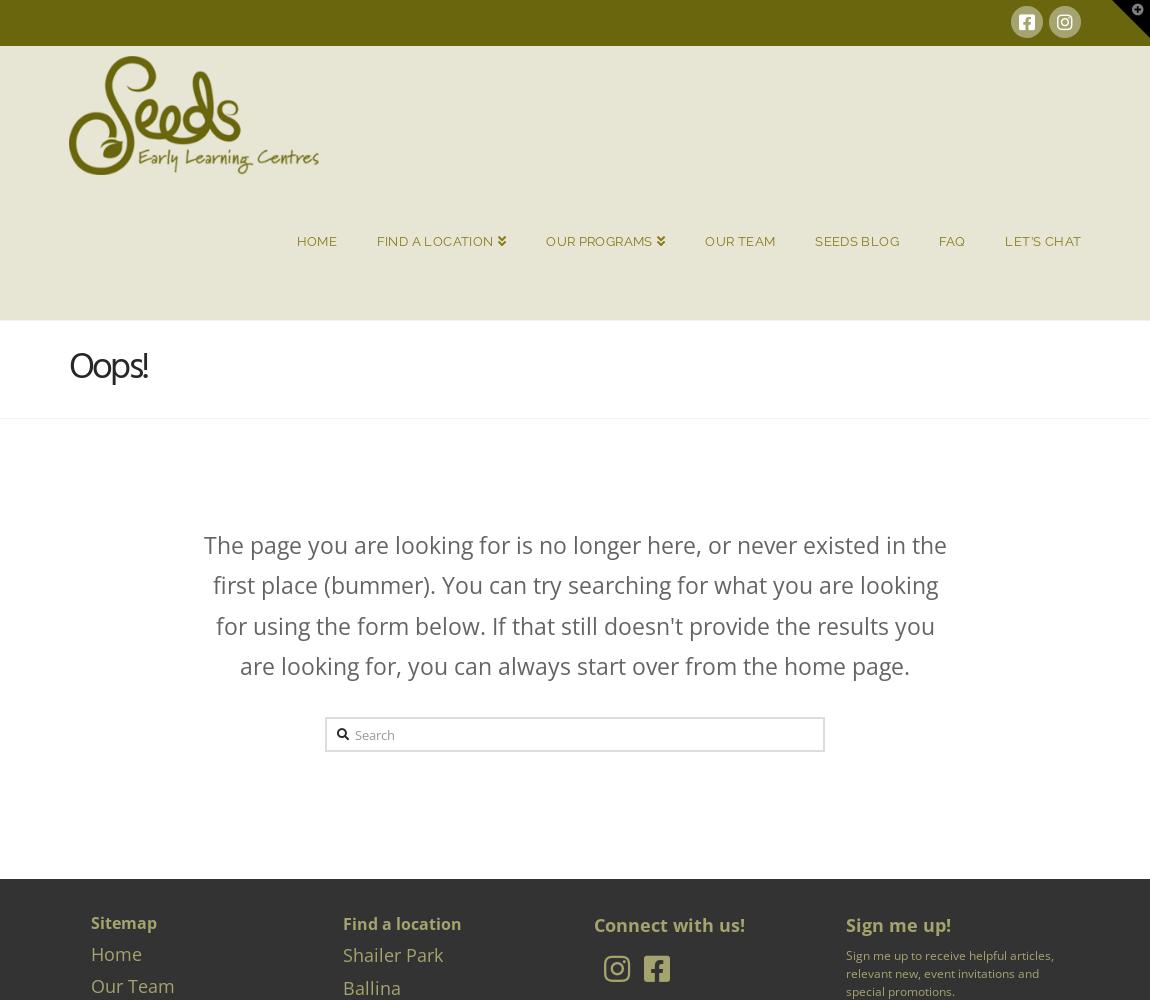 The image size is (1150, 1000). What do you see at coordinates (89, 985) in the screenshot?
I see `'Our Team'` at bounding box center [89, 985].